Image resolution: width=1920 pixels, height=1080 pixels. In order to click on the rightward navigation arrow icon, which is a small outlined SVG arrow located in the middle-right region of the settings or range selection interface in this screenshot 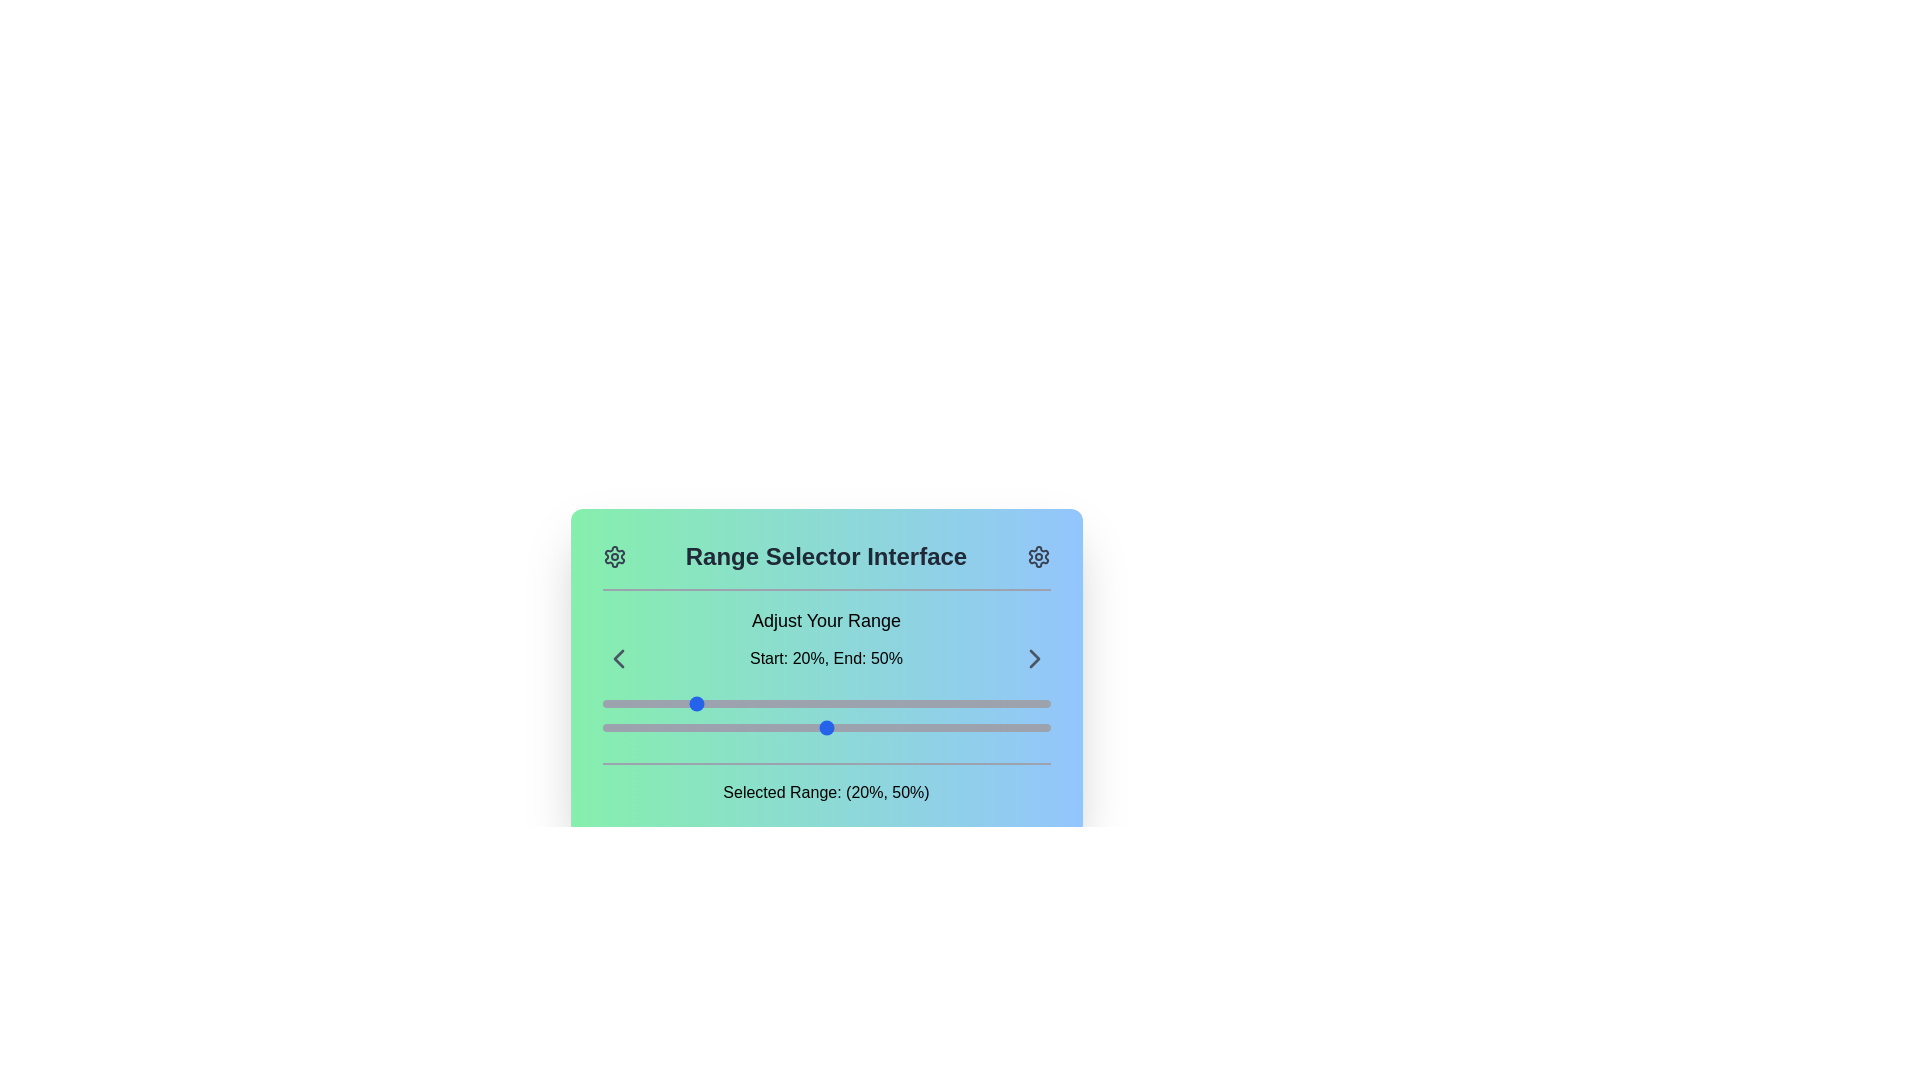, I will do `click(1034, 659)`.